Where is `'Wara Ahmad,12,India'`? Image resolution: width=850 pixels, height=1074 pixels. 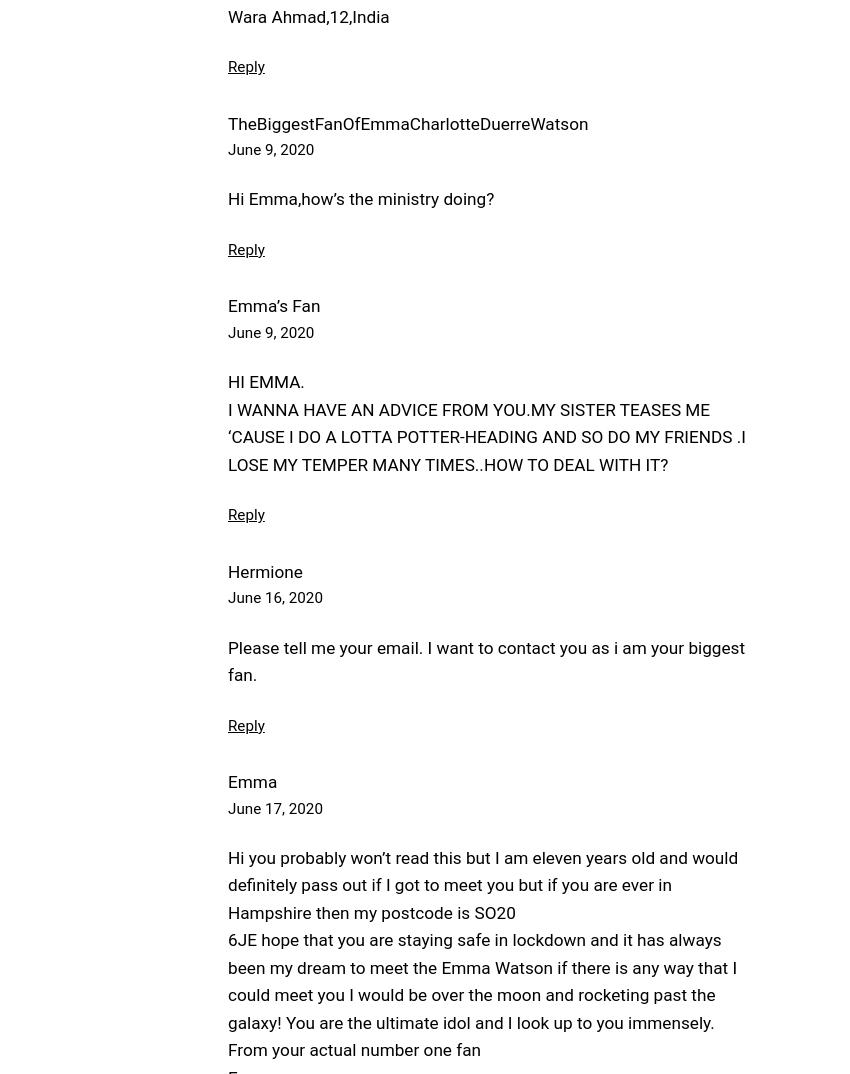
'Wara Ahmad,12,India' is located at coordinates (227, 15).